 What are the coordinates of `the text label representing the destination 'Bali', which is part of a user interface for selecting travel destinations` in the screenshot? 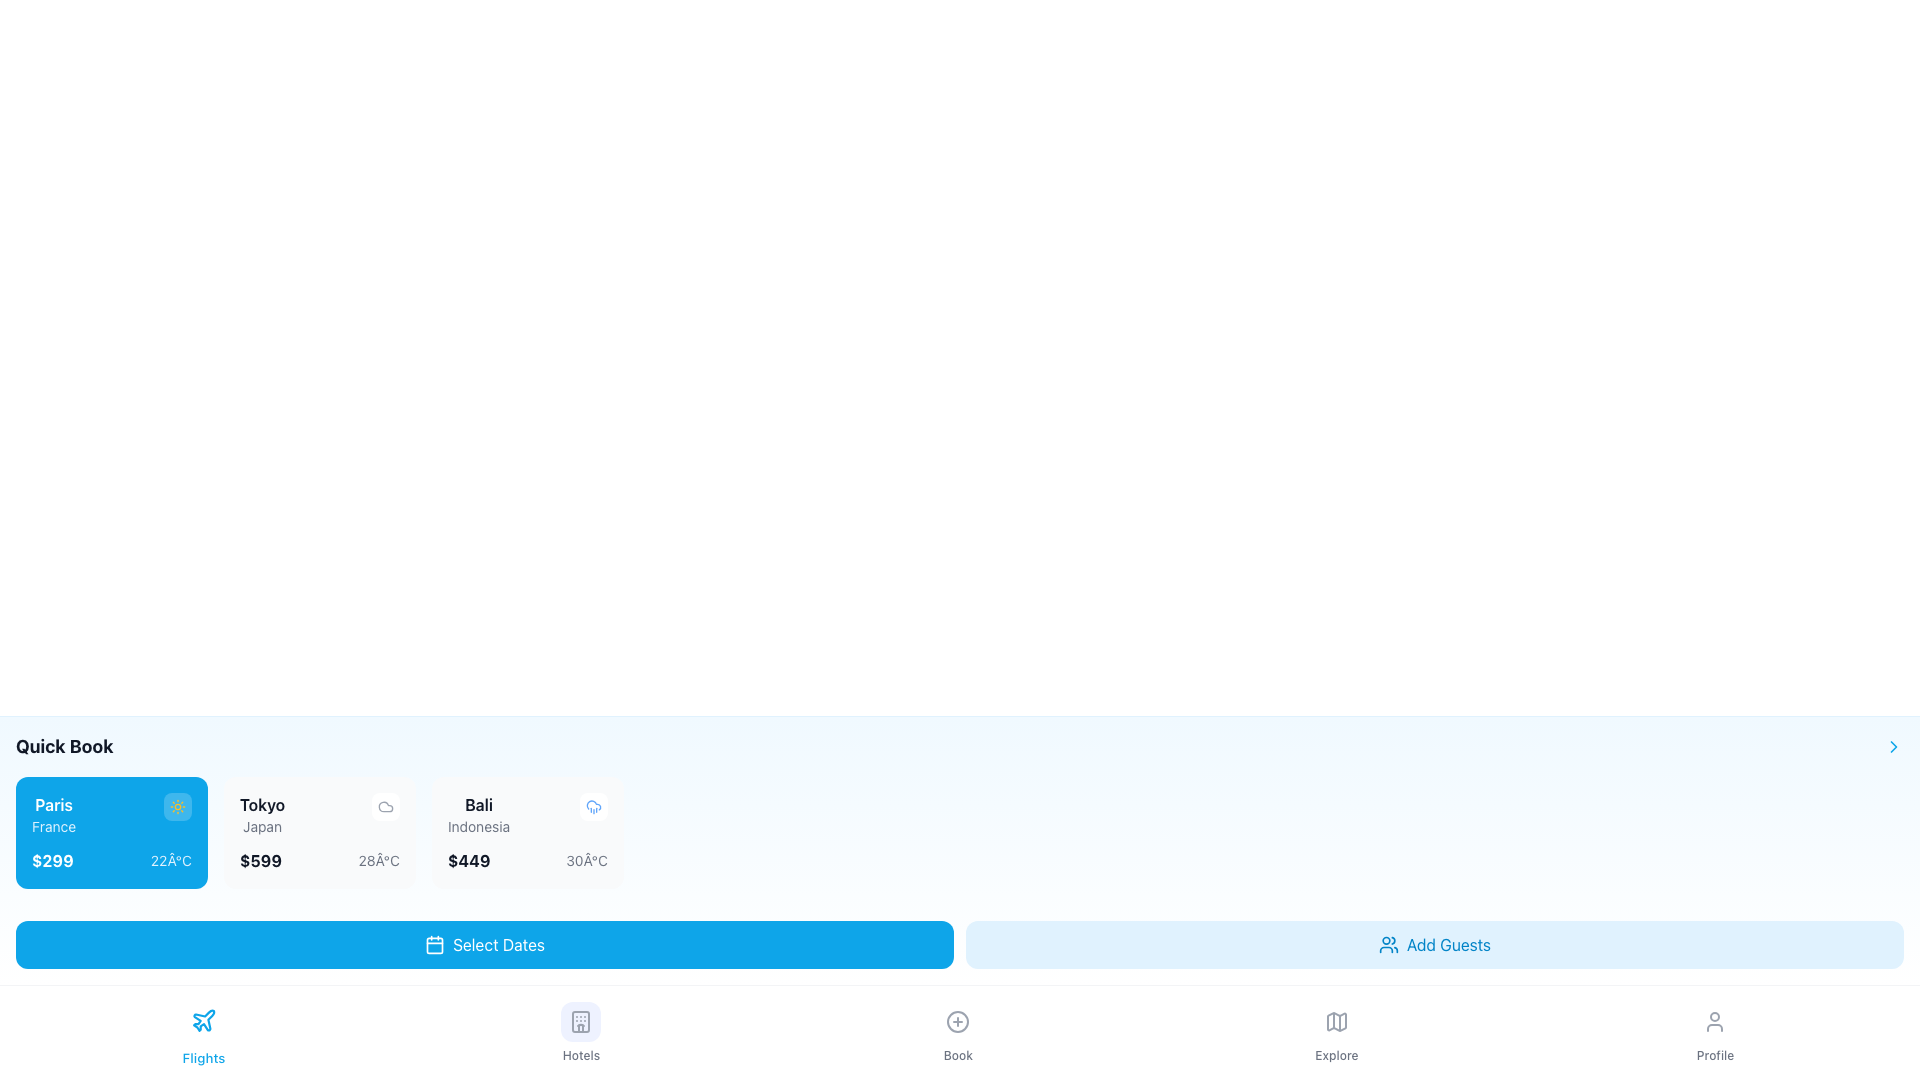 It's located at (478, 804).